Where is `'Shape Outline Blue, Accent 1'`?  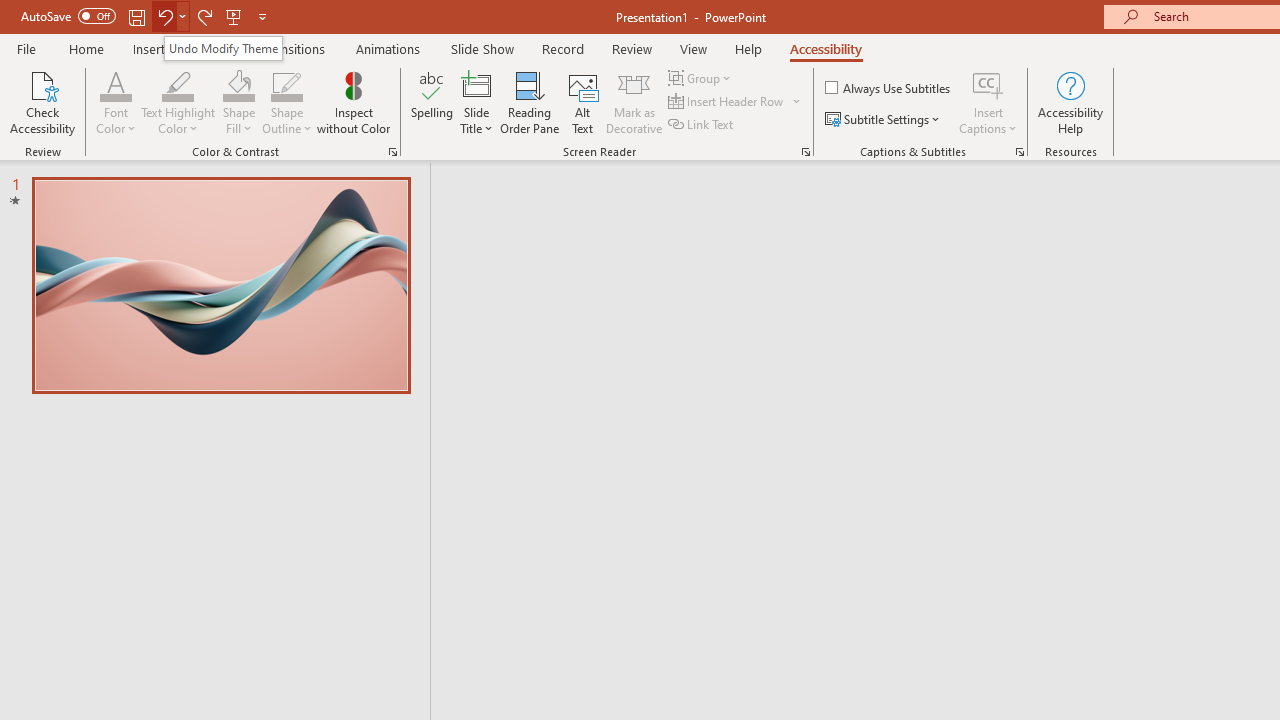 'Shape Outline Blue, Accent 1' is located at coordinates (286, 84).